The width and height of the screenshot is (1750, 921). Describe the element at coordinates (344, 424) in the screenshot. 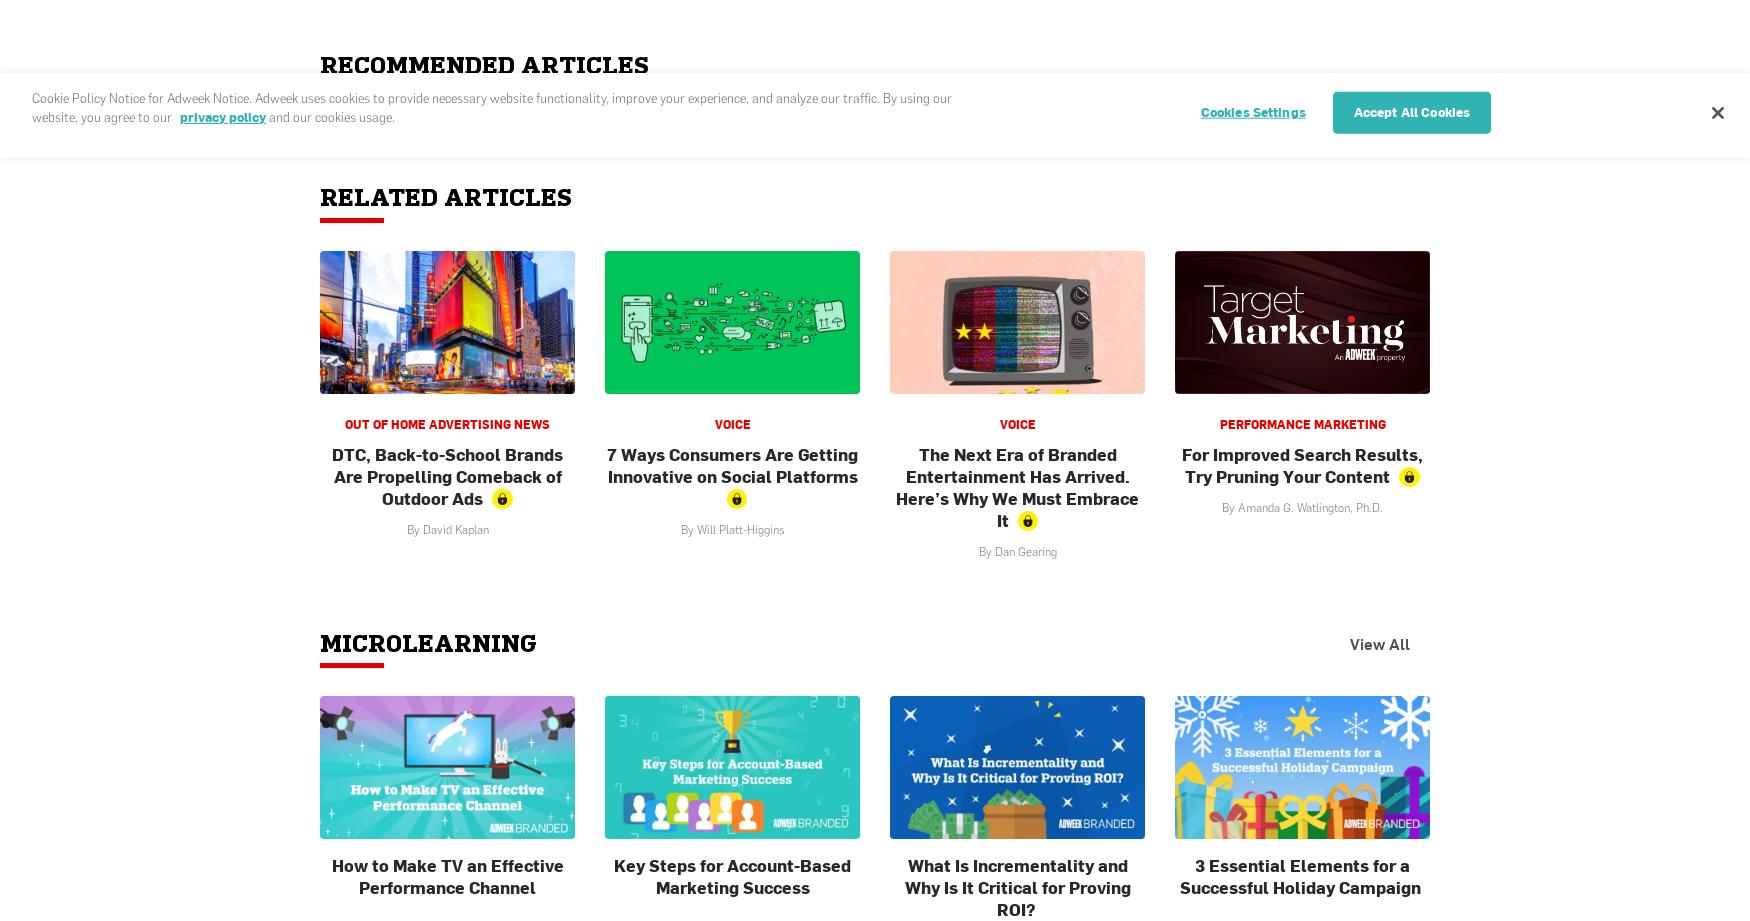

I see `'Out of Home Advertising News'` at that location.